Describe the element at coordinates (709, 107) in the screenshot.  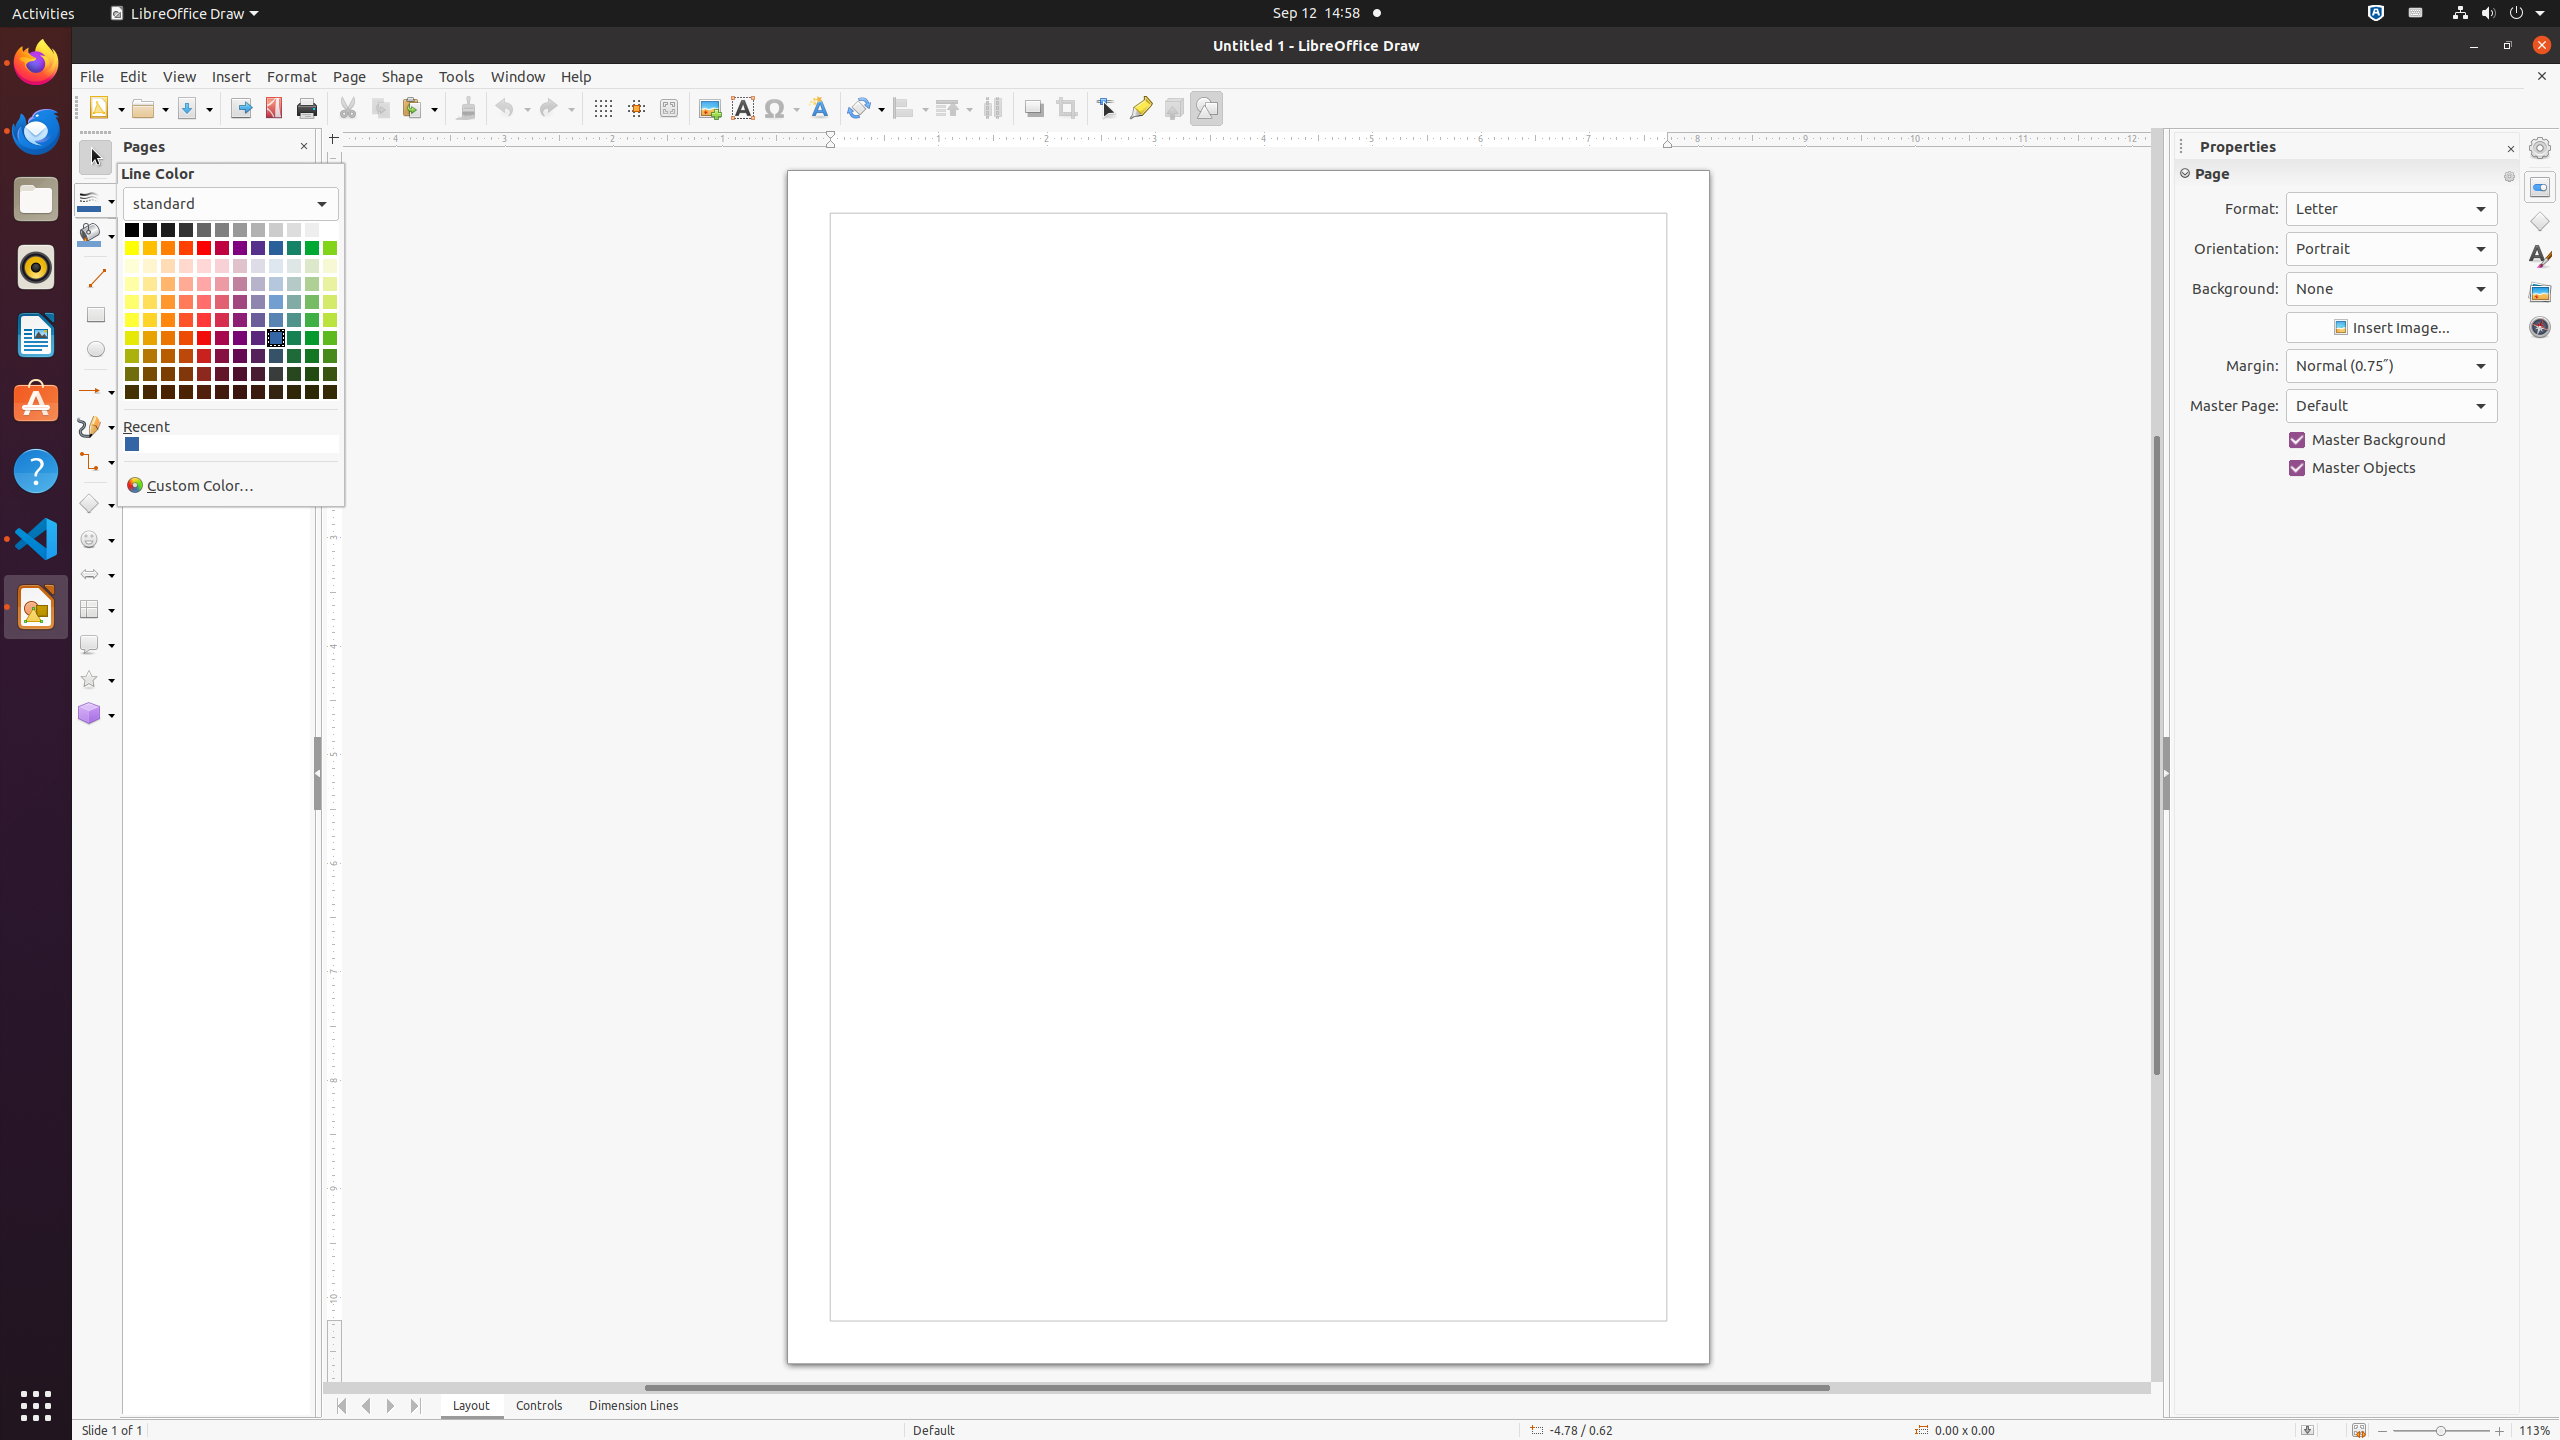
I see `'Image'` at that location.